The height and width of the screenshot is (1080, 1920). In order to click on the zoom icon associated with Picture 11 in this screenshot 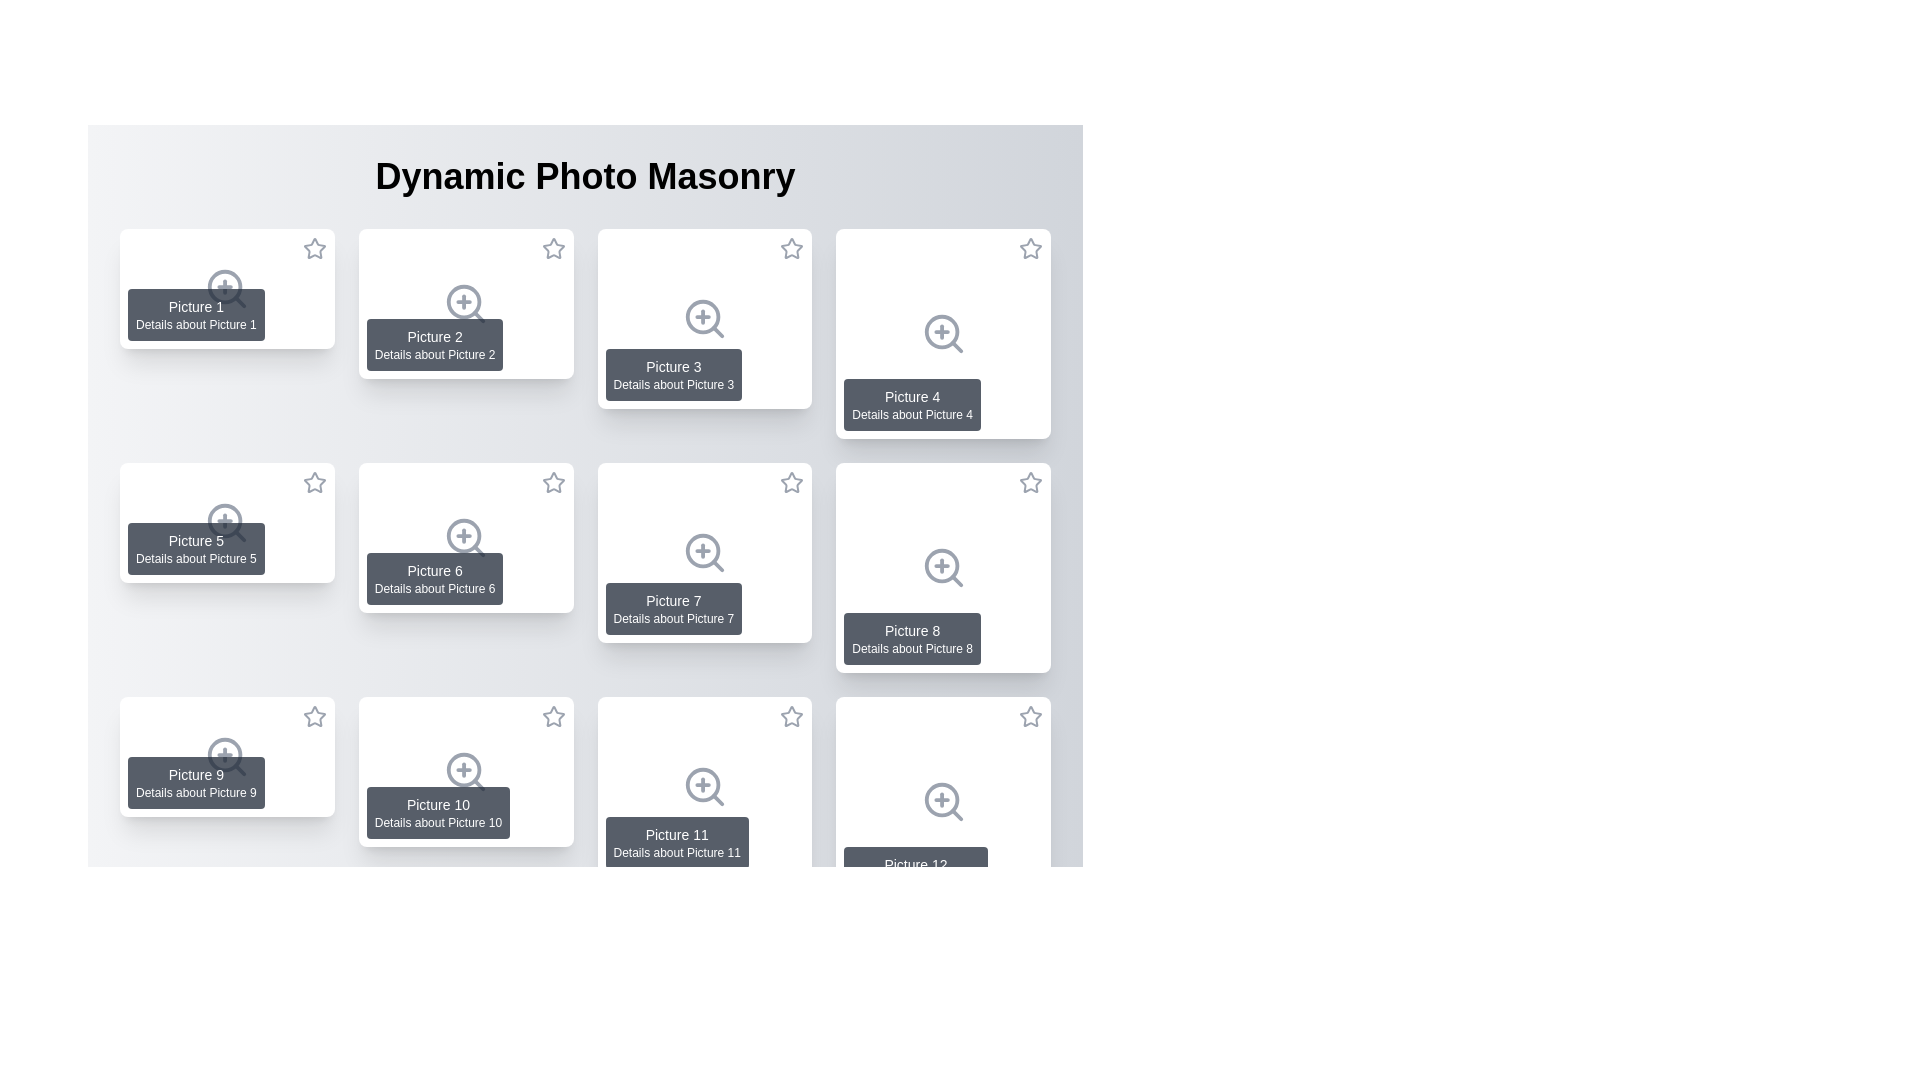, I will do `click(704, 785)`.